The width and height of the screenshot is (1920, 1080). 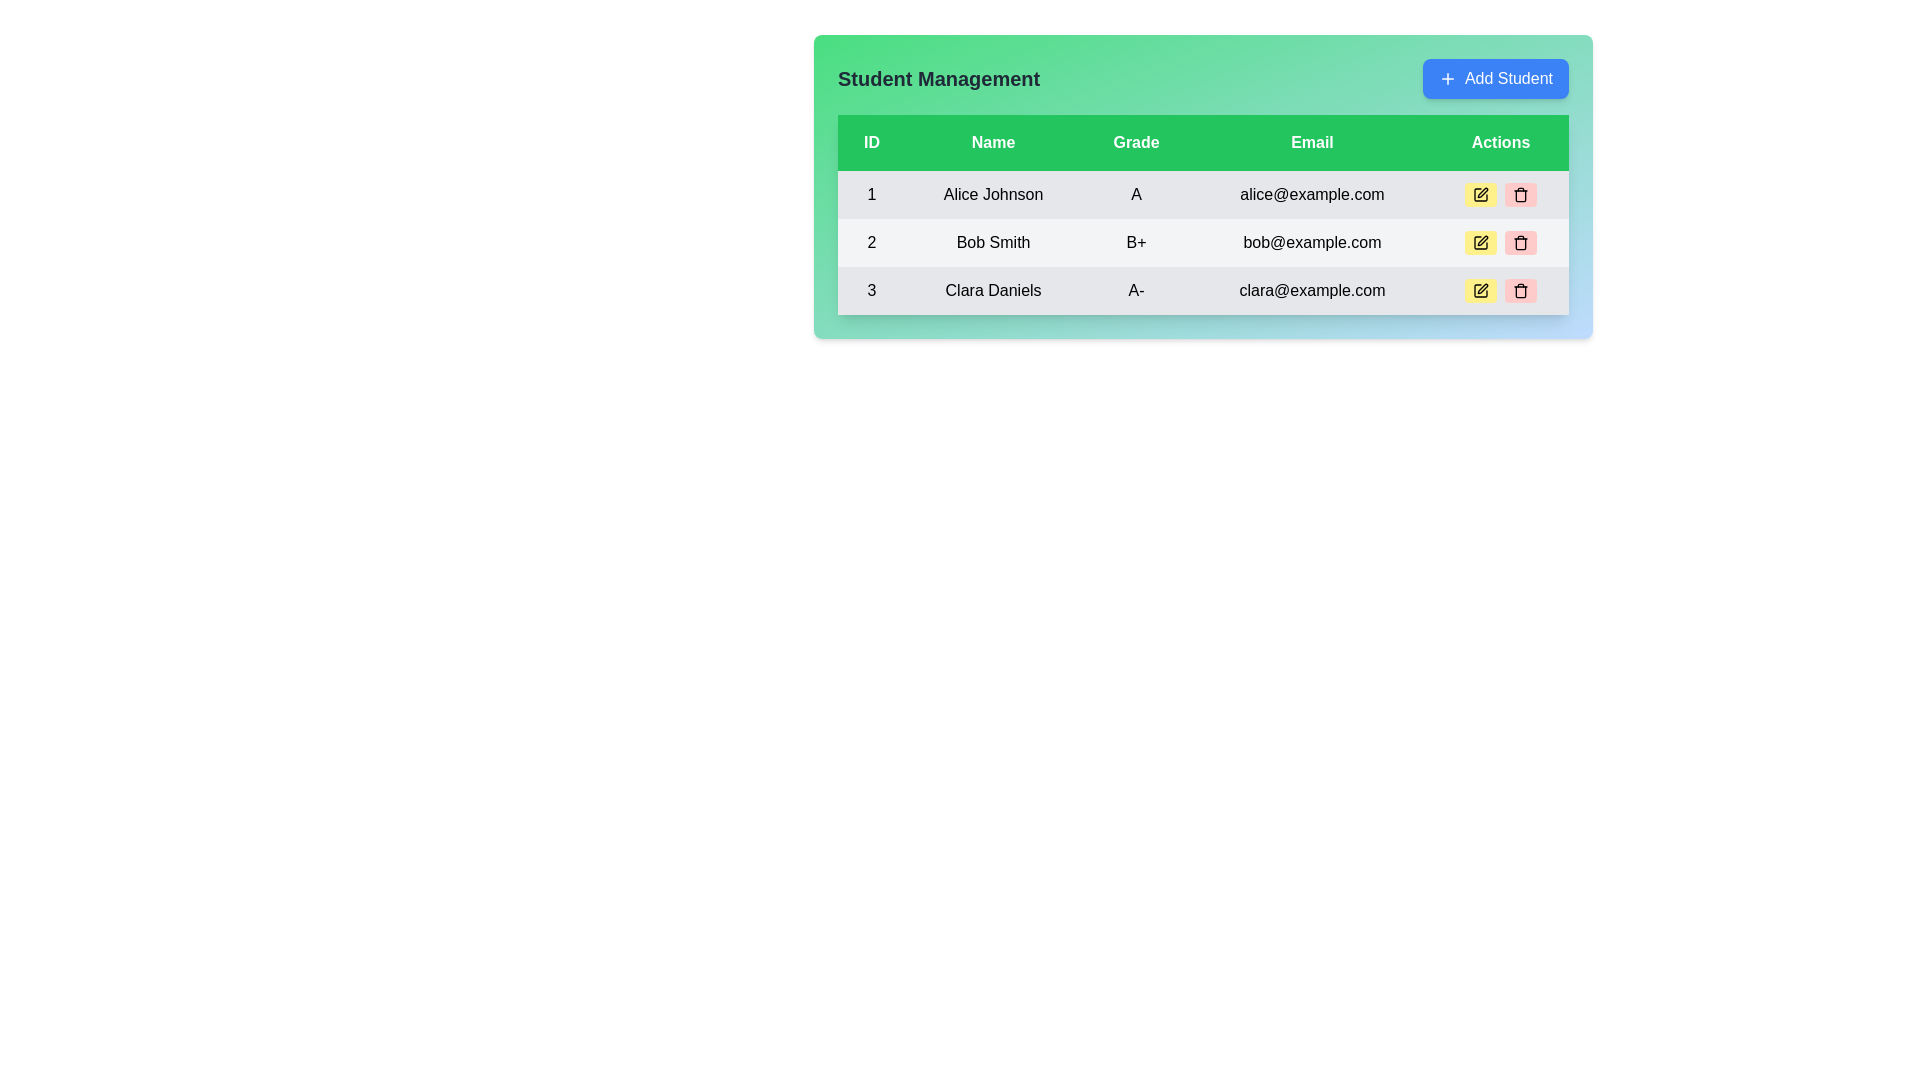 What do you see at coordinates (1312, 242) in the screenshot?
I see `the text display element in the second row of the table that shows the email address 'bob@example.com', located in the fourth column labeled 'Email'` at bounding box center [1312, 242].